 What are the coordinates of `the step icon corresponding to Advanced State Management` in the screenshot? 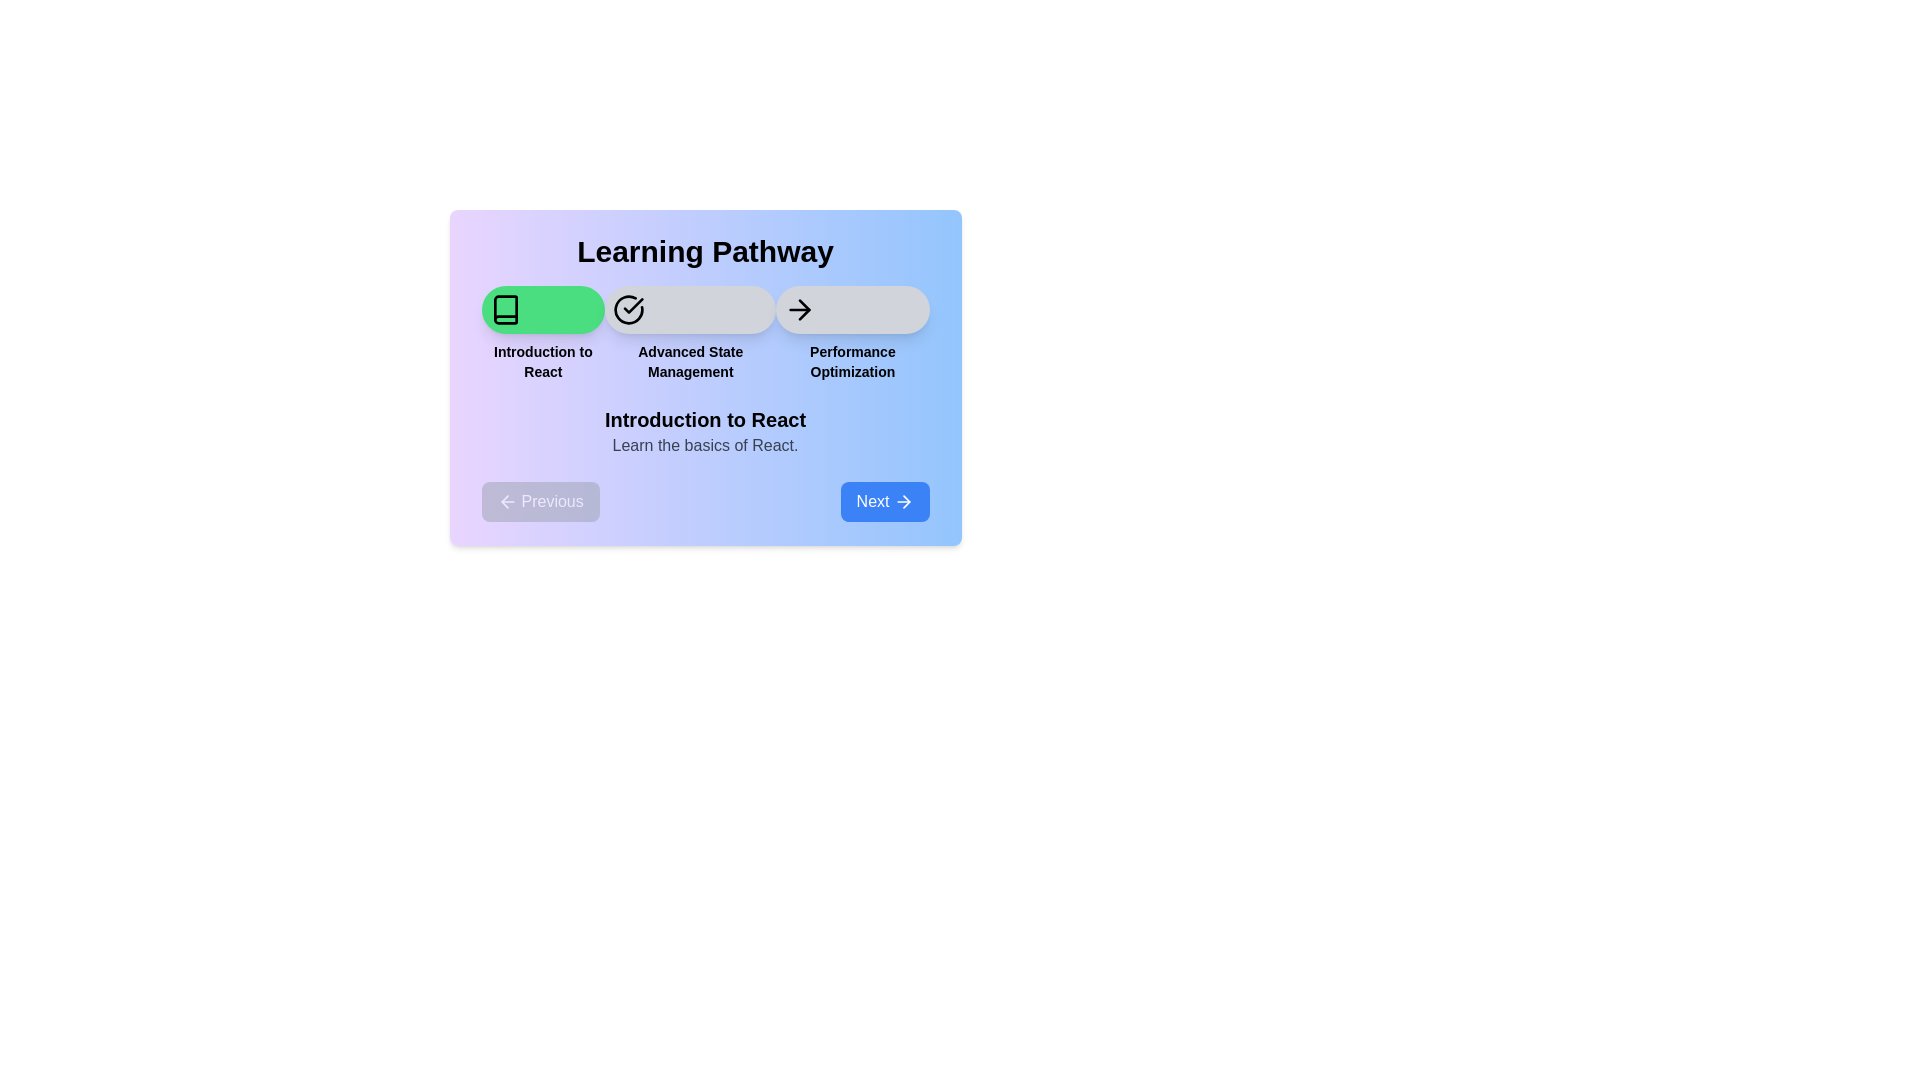 It's located at (690, 309).